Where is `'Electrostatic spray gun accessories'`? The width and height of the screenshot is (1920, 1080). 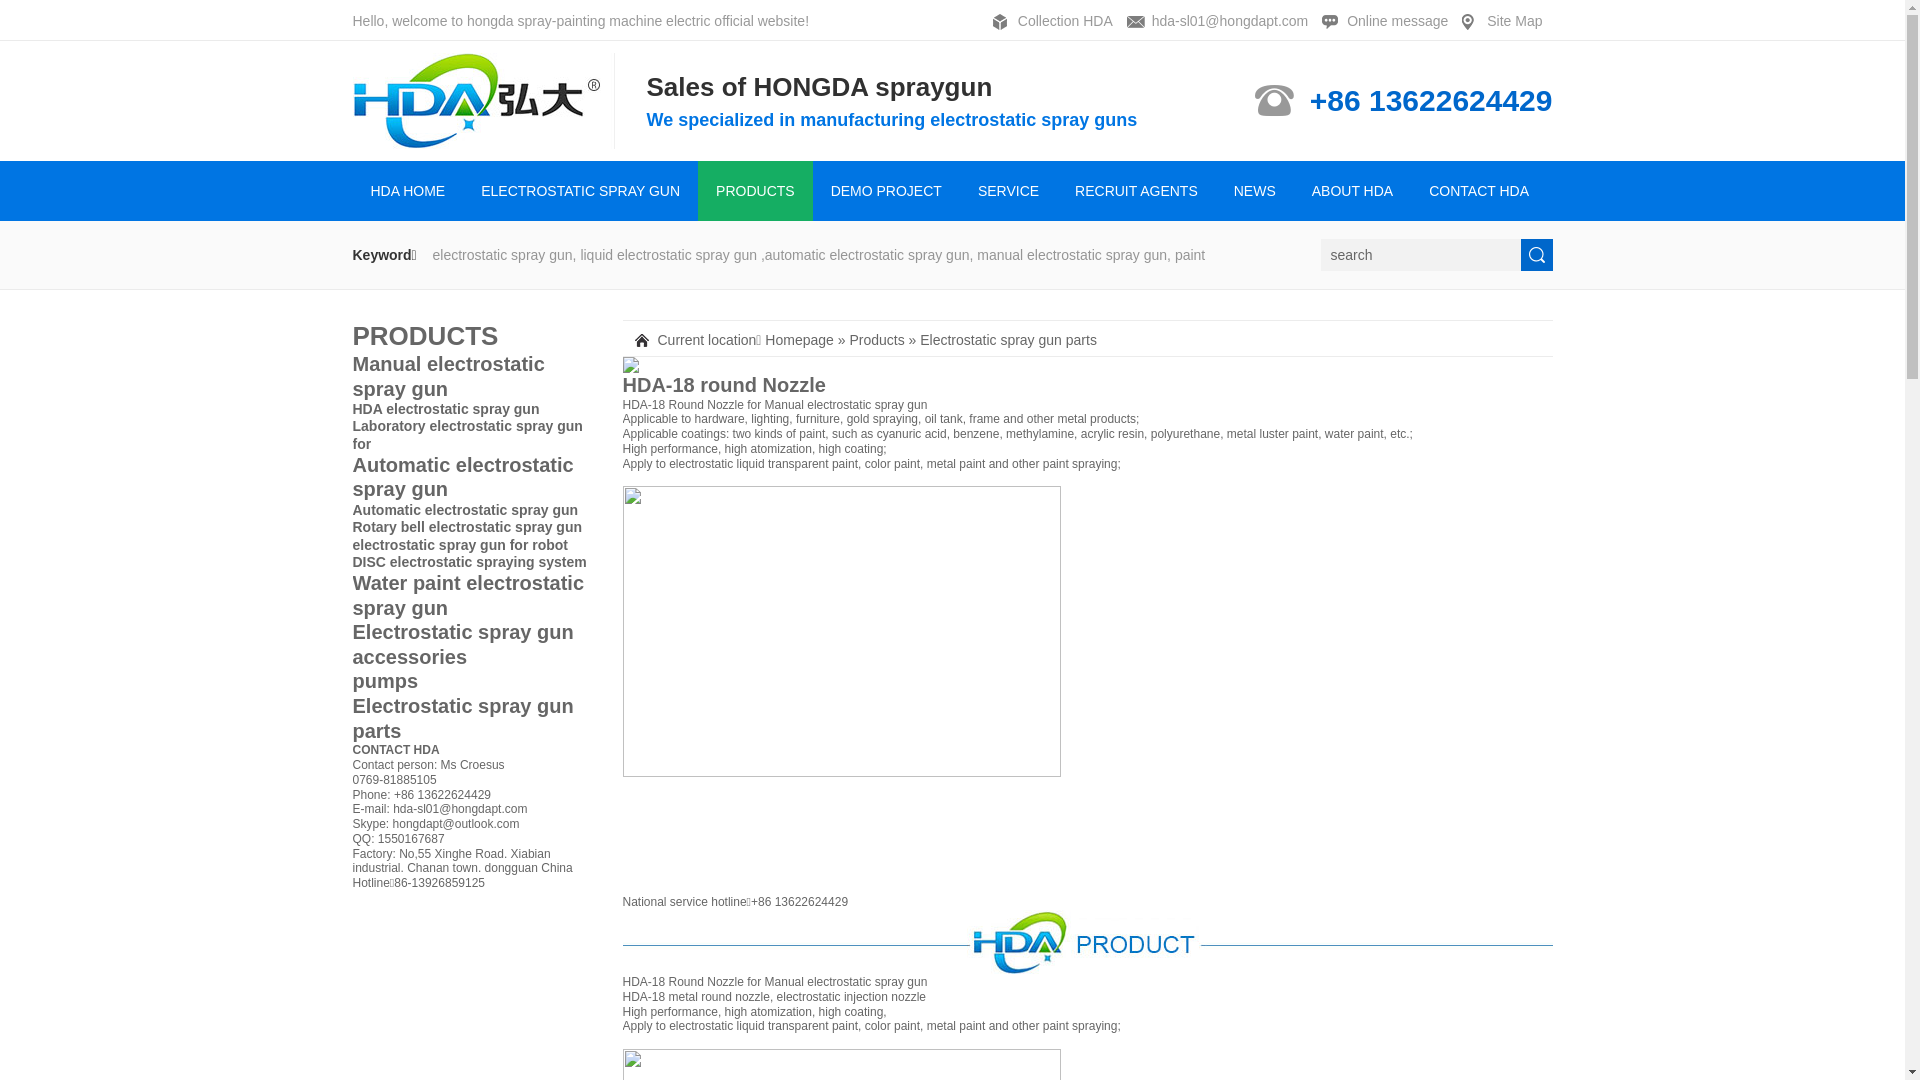 'Electrostatic spray gun accessories' is located at coordinates (351, 644).